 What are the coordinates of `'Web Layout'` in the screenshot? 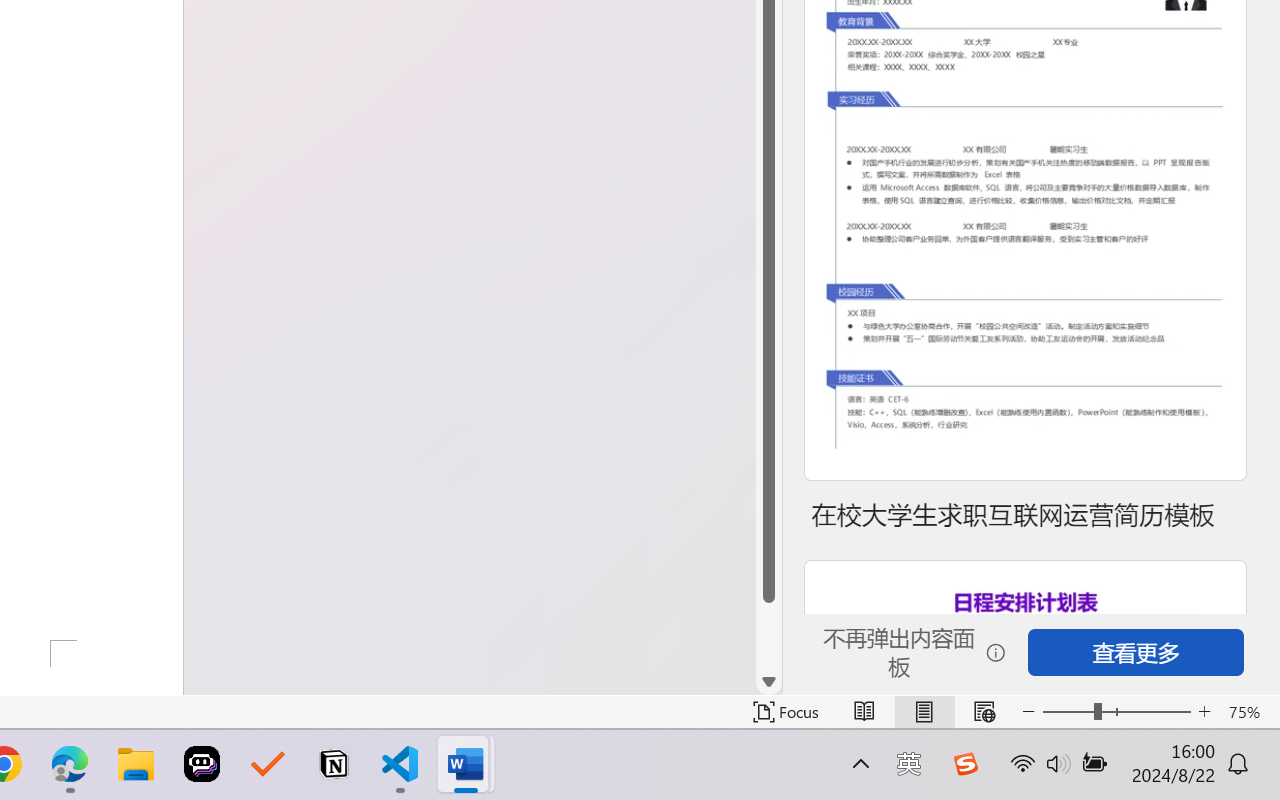 It's located at (984, 711).